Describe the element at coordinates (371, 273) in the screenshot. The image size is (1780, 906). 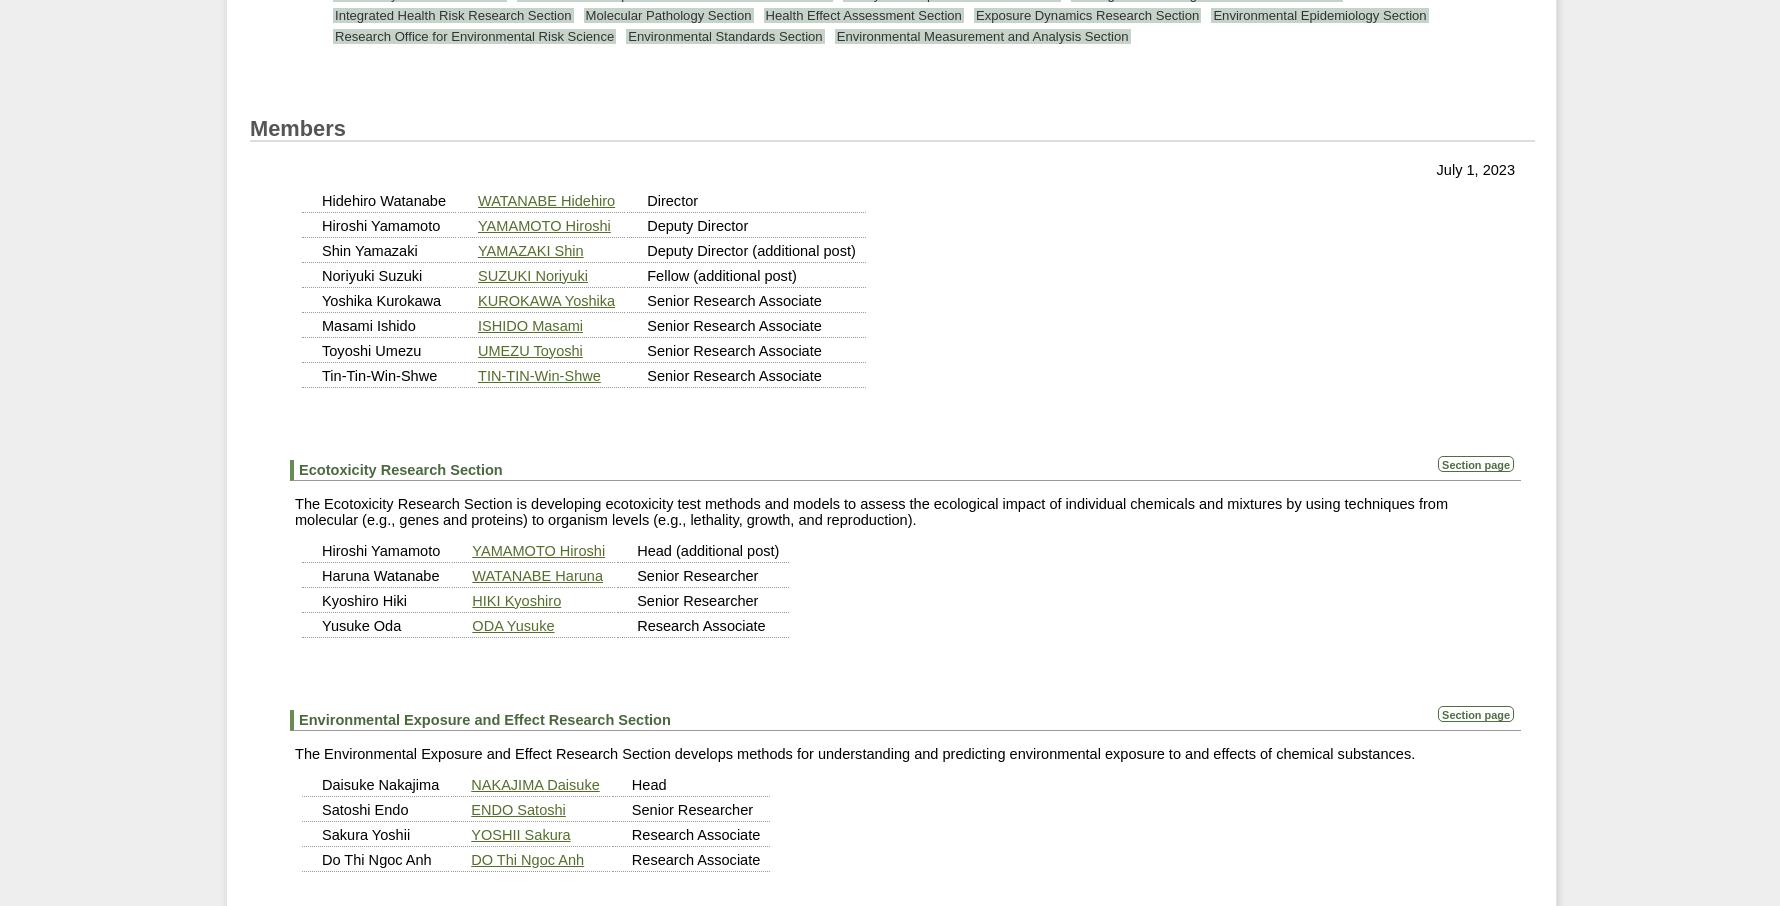
I see `'Noriyuki Suzuki'` at that location.